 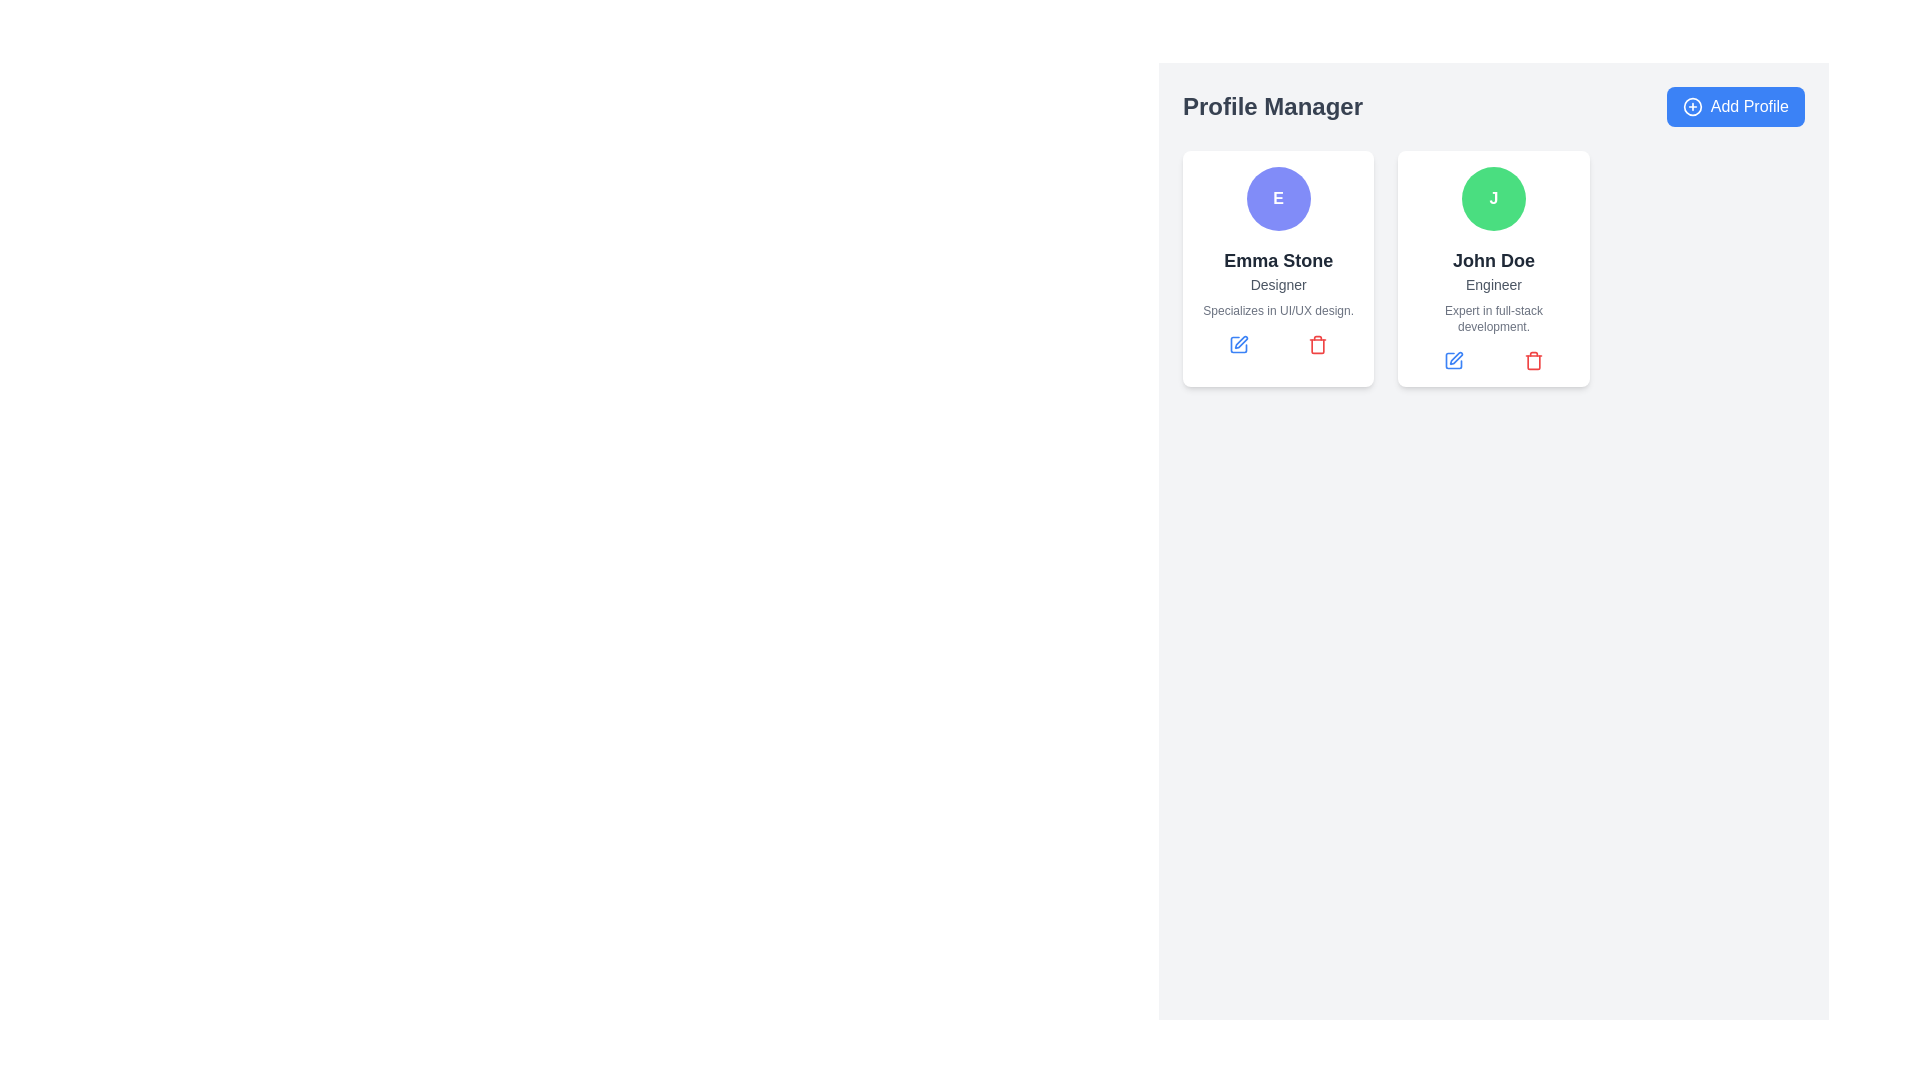 I want to click on the pen-like icon within the 'John Doe' card in the 'Profile Manager' interface, which represents editing functionalities, so click(x=1240, y=341).